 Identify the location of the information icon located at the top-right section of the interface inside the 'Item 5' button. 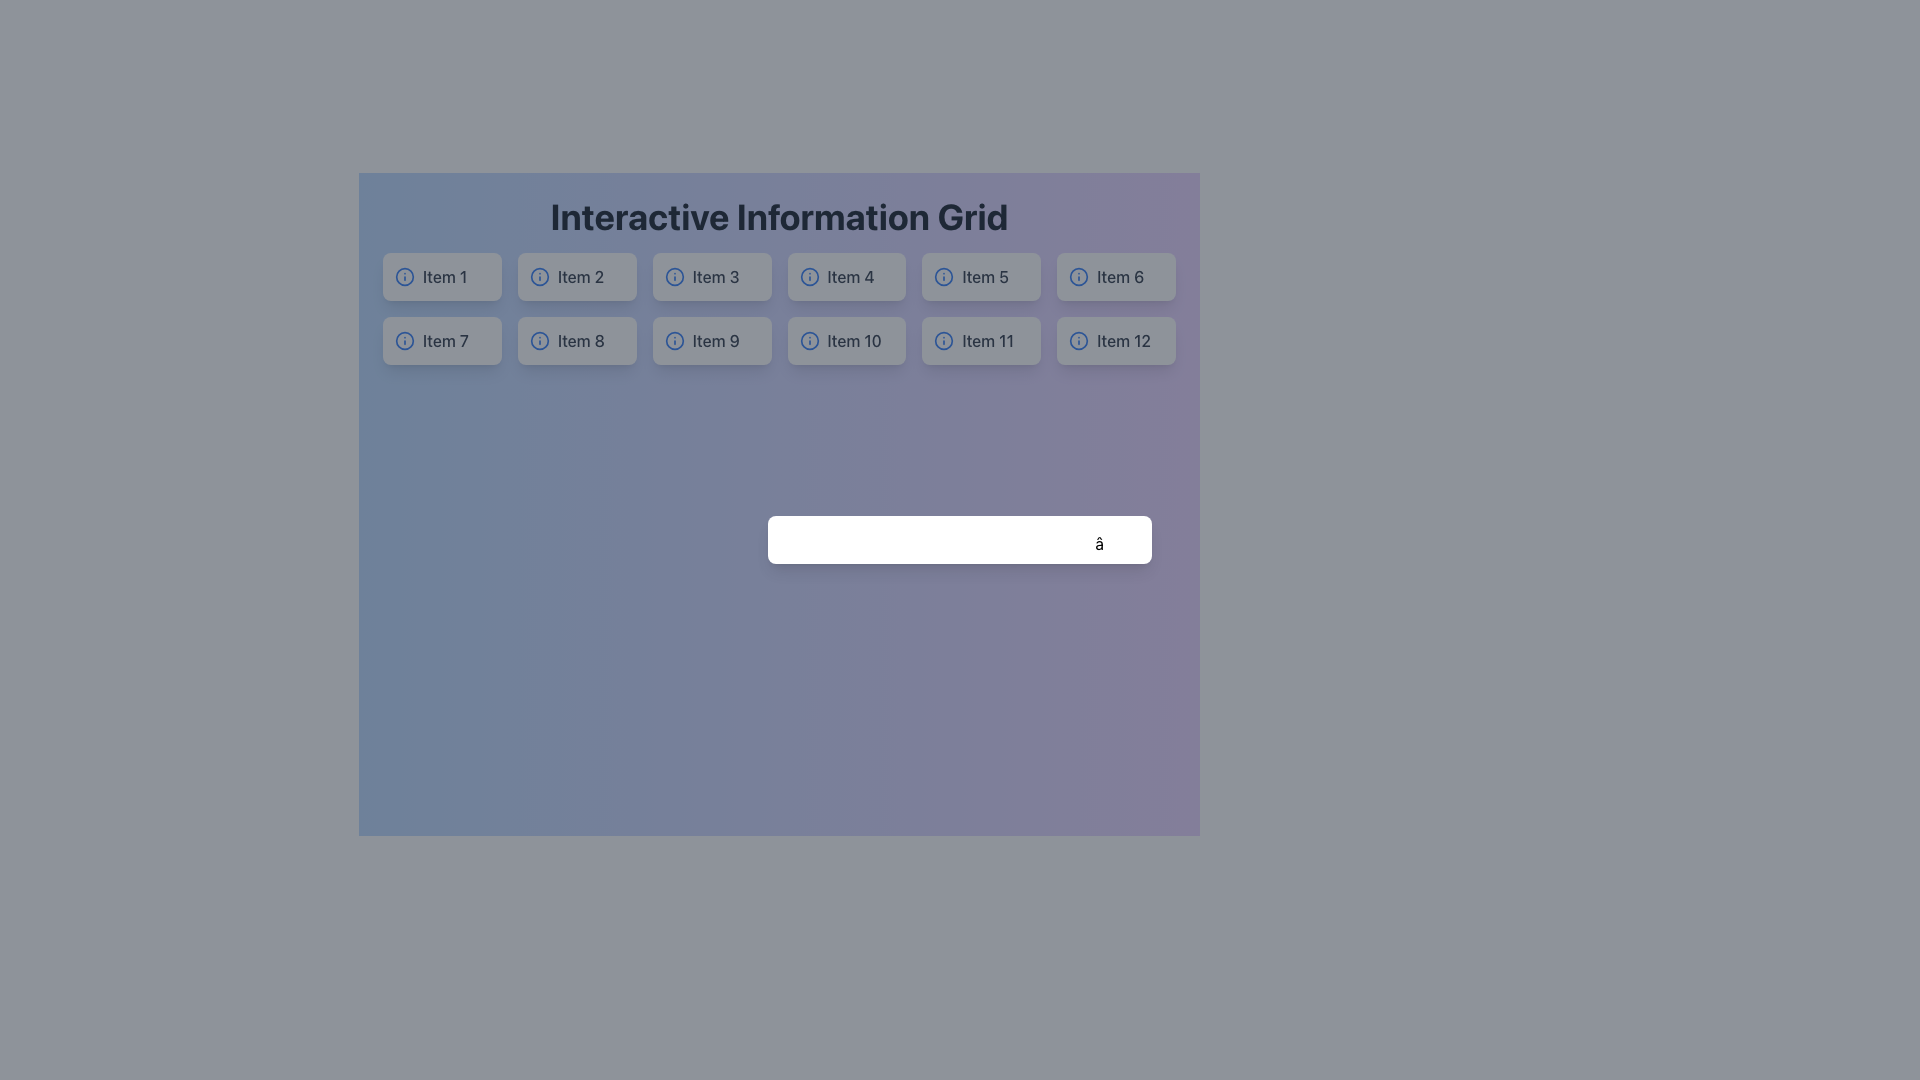
(943, 277).